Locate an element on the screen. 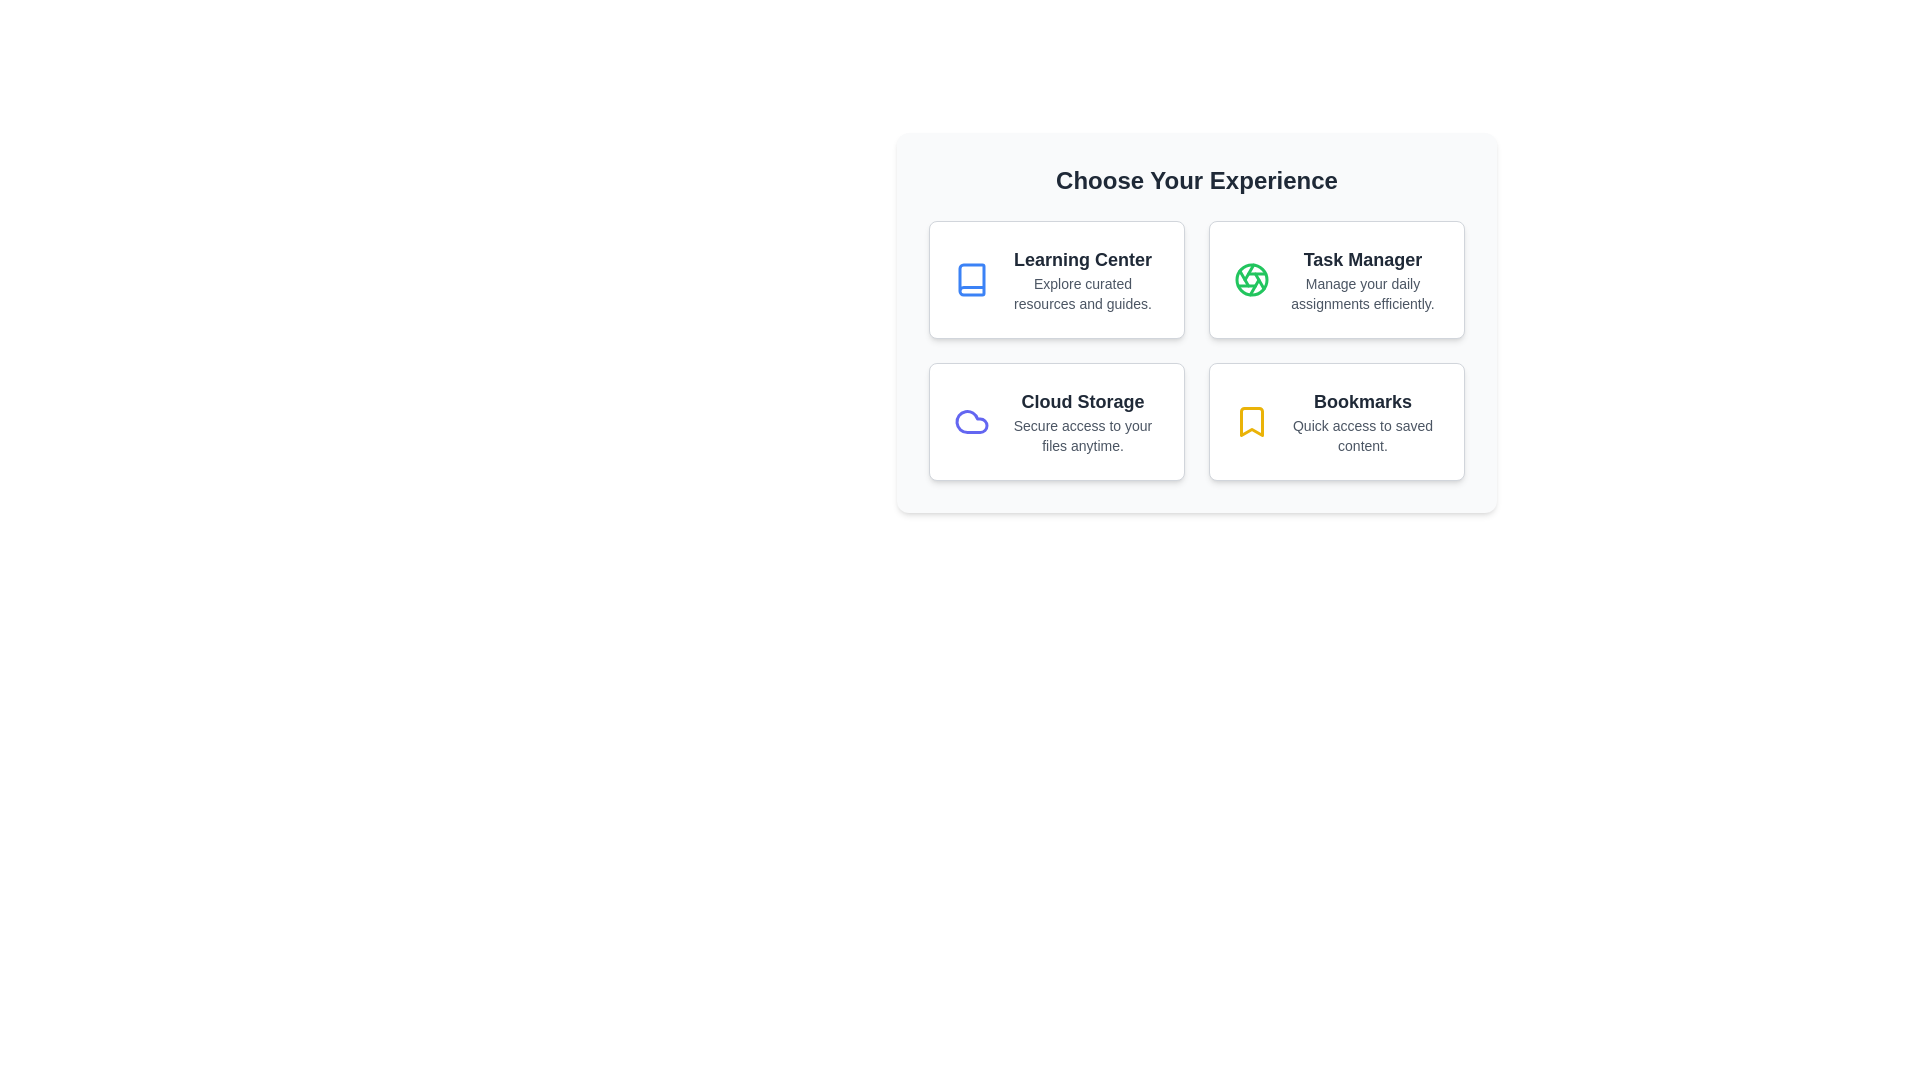 The height and width of the screenshot is (1080, 1920). the blue outlined book icon within the 'Learning Center' section of the interface is located at coordinates (971, 280).